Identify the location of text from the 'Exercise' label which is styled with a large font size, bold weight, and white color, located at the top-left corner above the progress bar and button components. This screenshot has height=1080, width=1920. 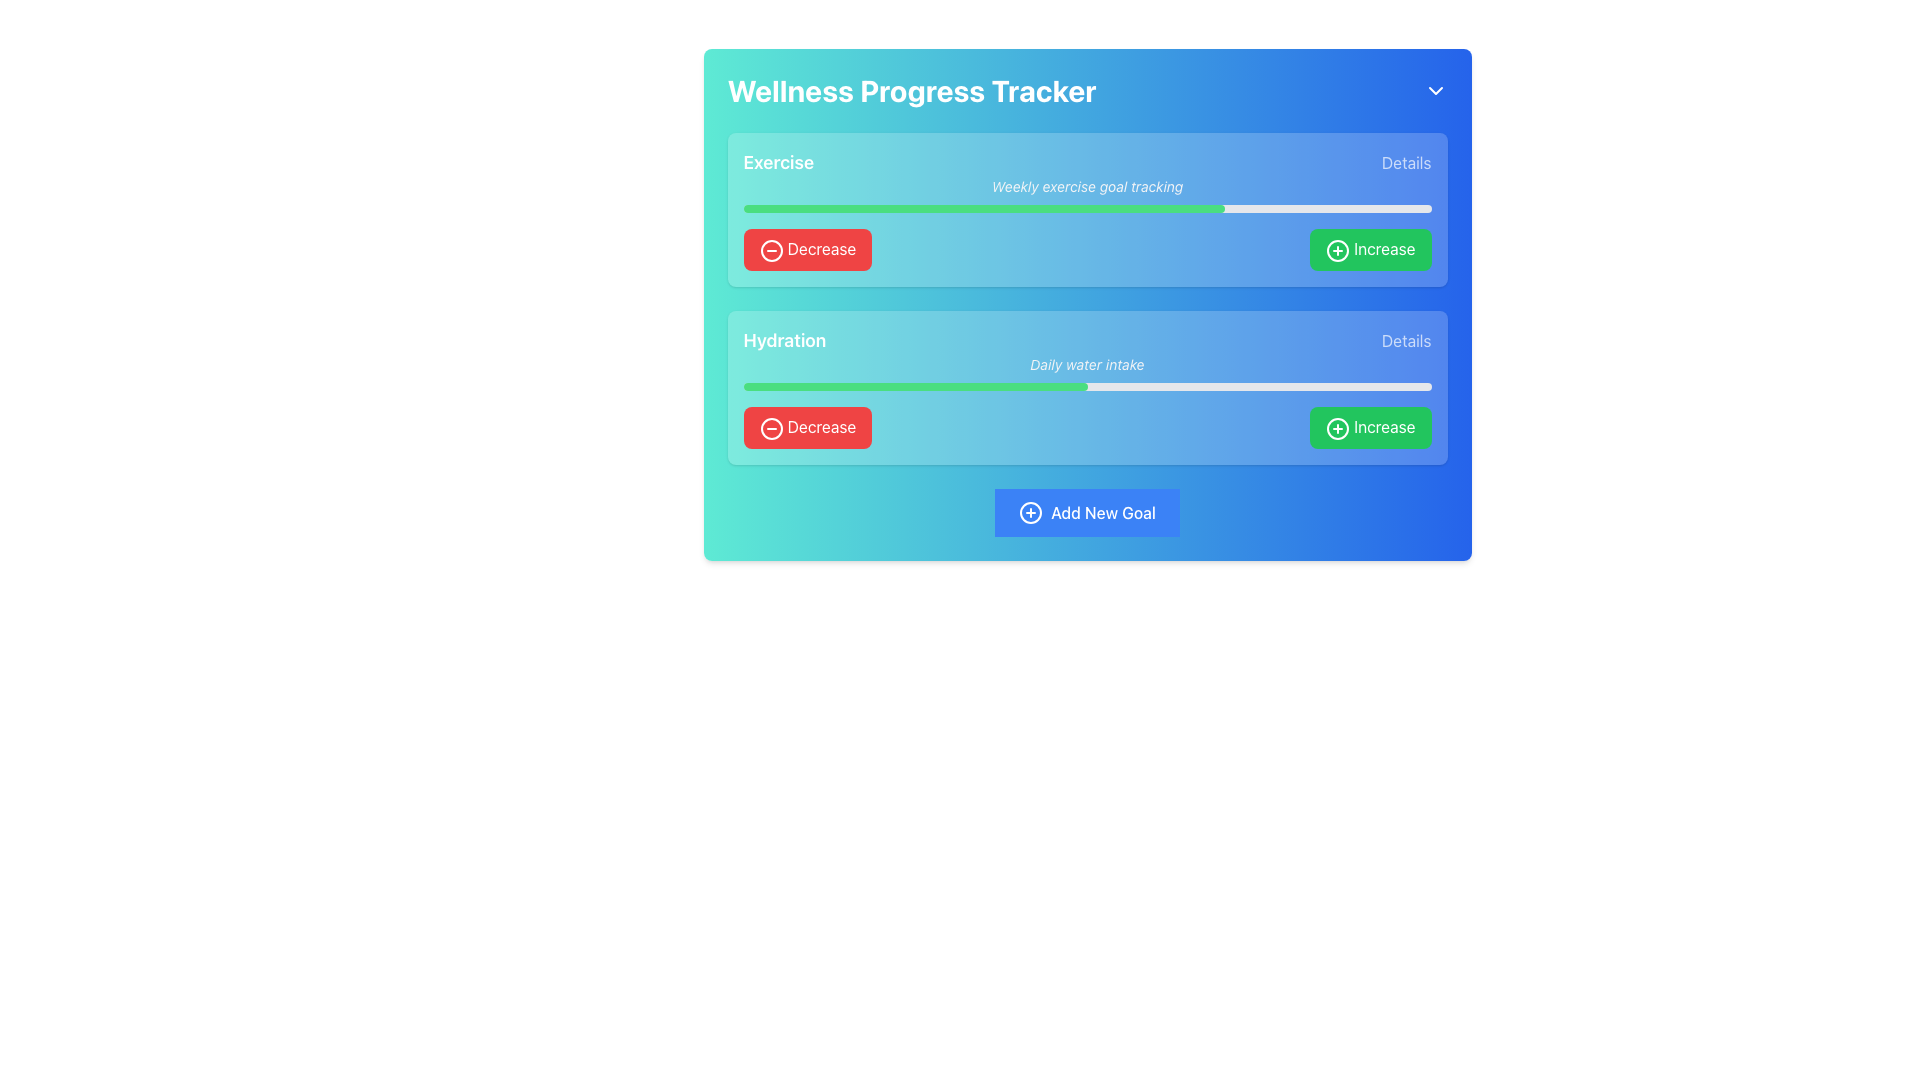
(777, 161).